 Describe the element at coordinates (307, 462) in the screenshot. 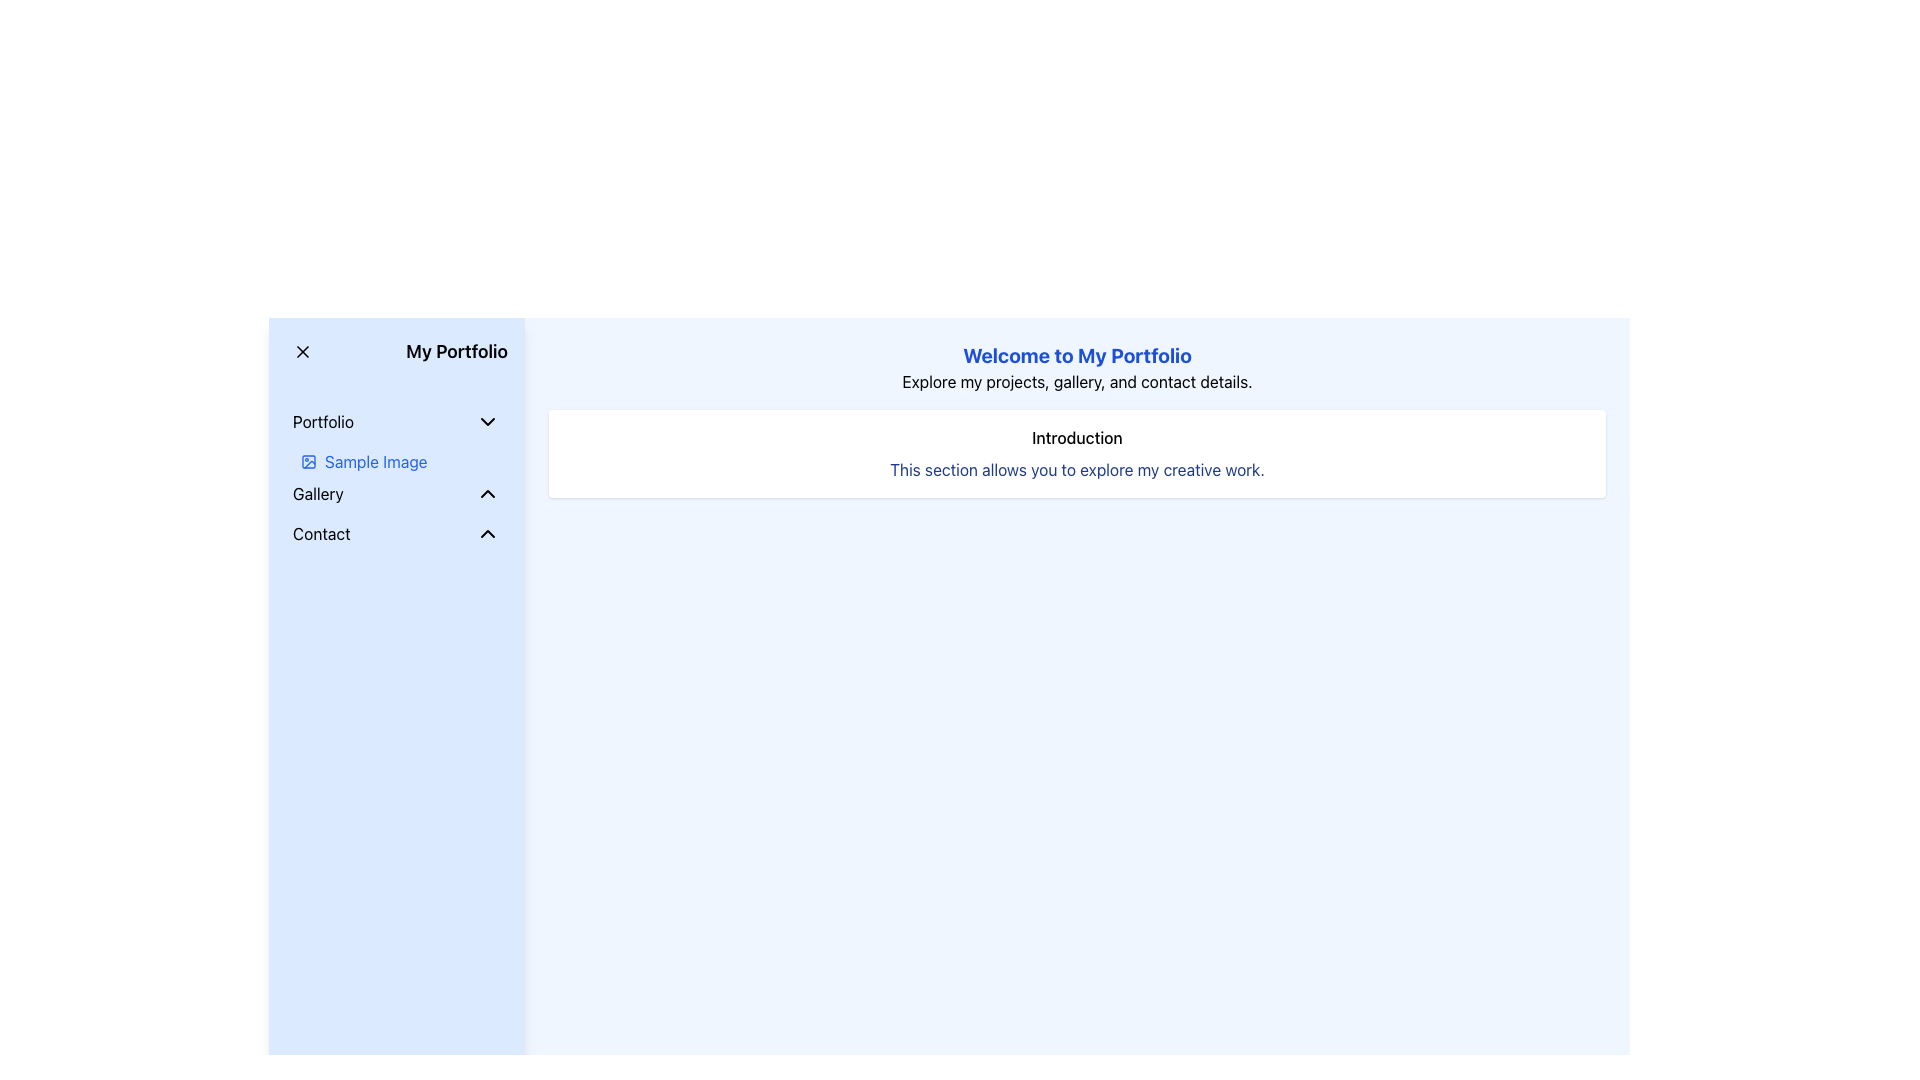

I see `icon located in the left sidebar under the 'Portfolio' section, which precedes the text 'Sample Image' for additional details` at that location.